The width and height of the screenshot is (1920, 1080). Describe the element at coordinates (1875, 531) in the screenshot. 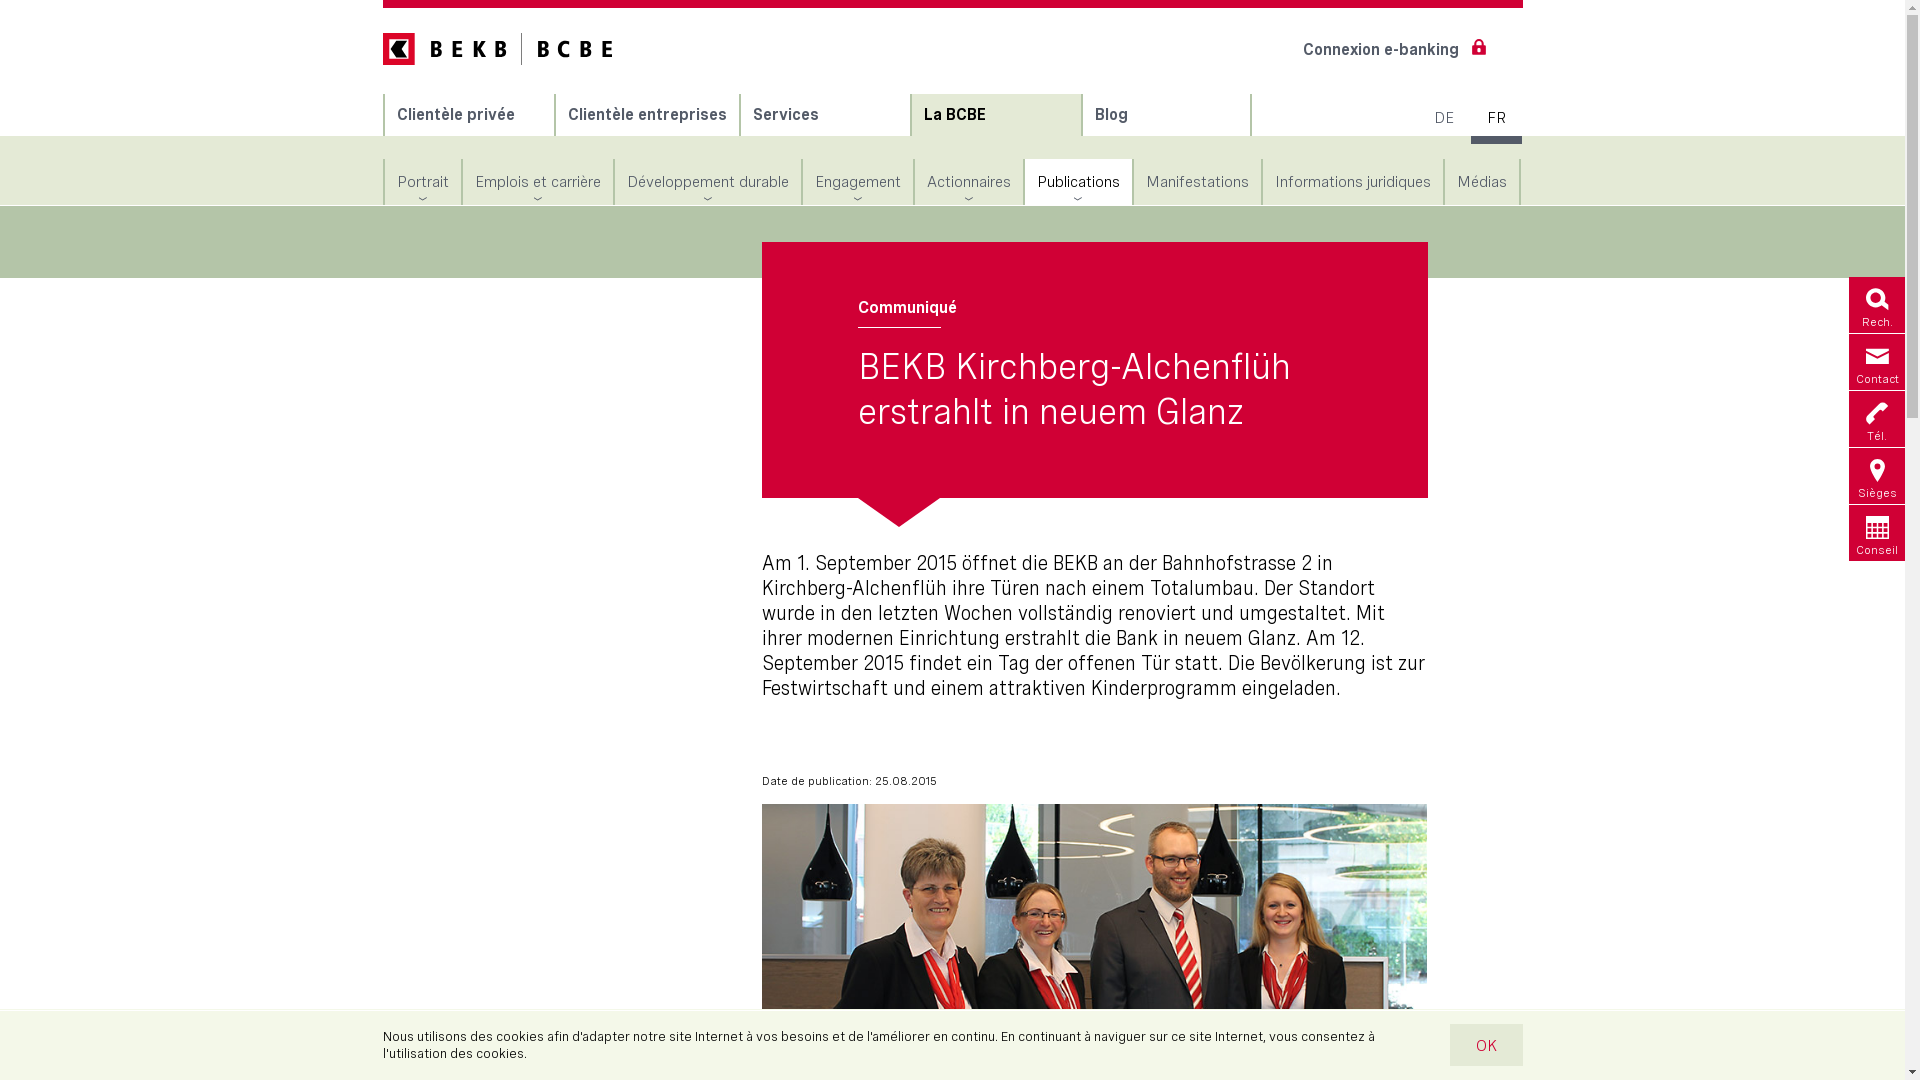

I see `'Conseil'` at that location.